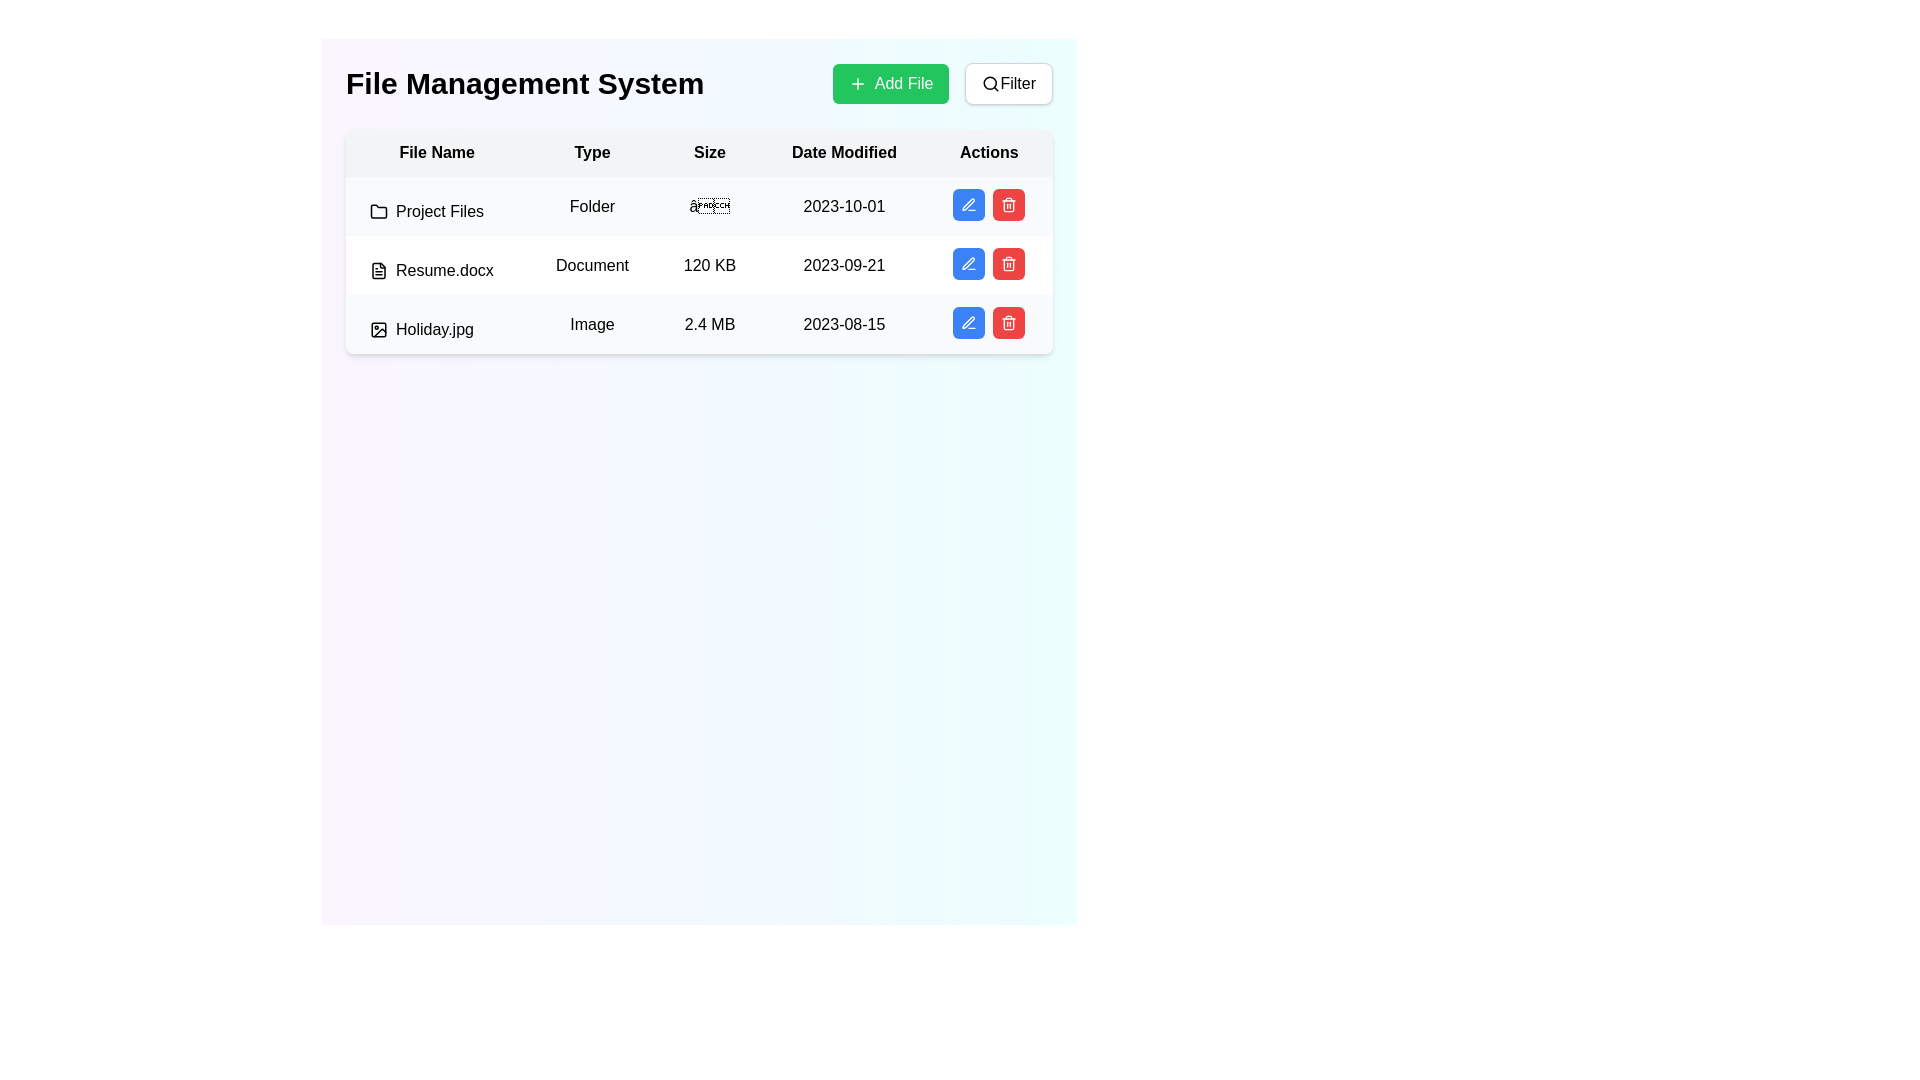 Image resolution: width=1920 pixels, height=1080 pixels. I want to click on the Table Header labeled 'File Name', which is styled in bold black text on a light gray background and is the first column header in a table layout, so click(436, 152).